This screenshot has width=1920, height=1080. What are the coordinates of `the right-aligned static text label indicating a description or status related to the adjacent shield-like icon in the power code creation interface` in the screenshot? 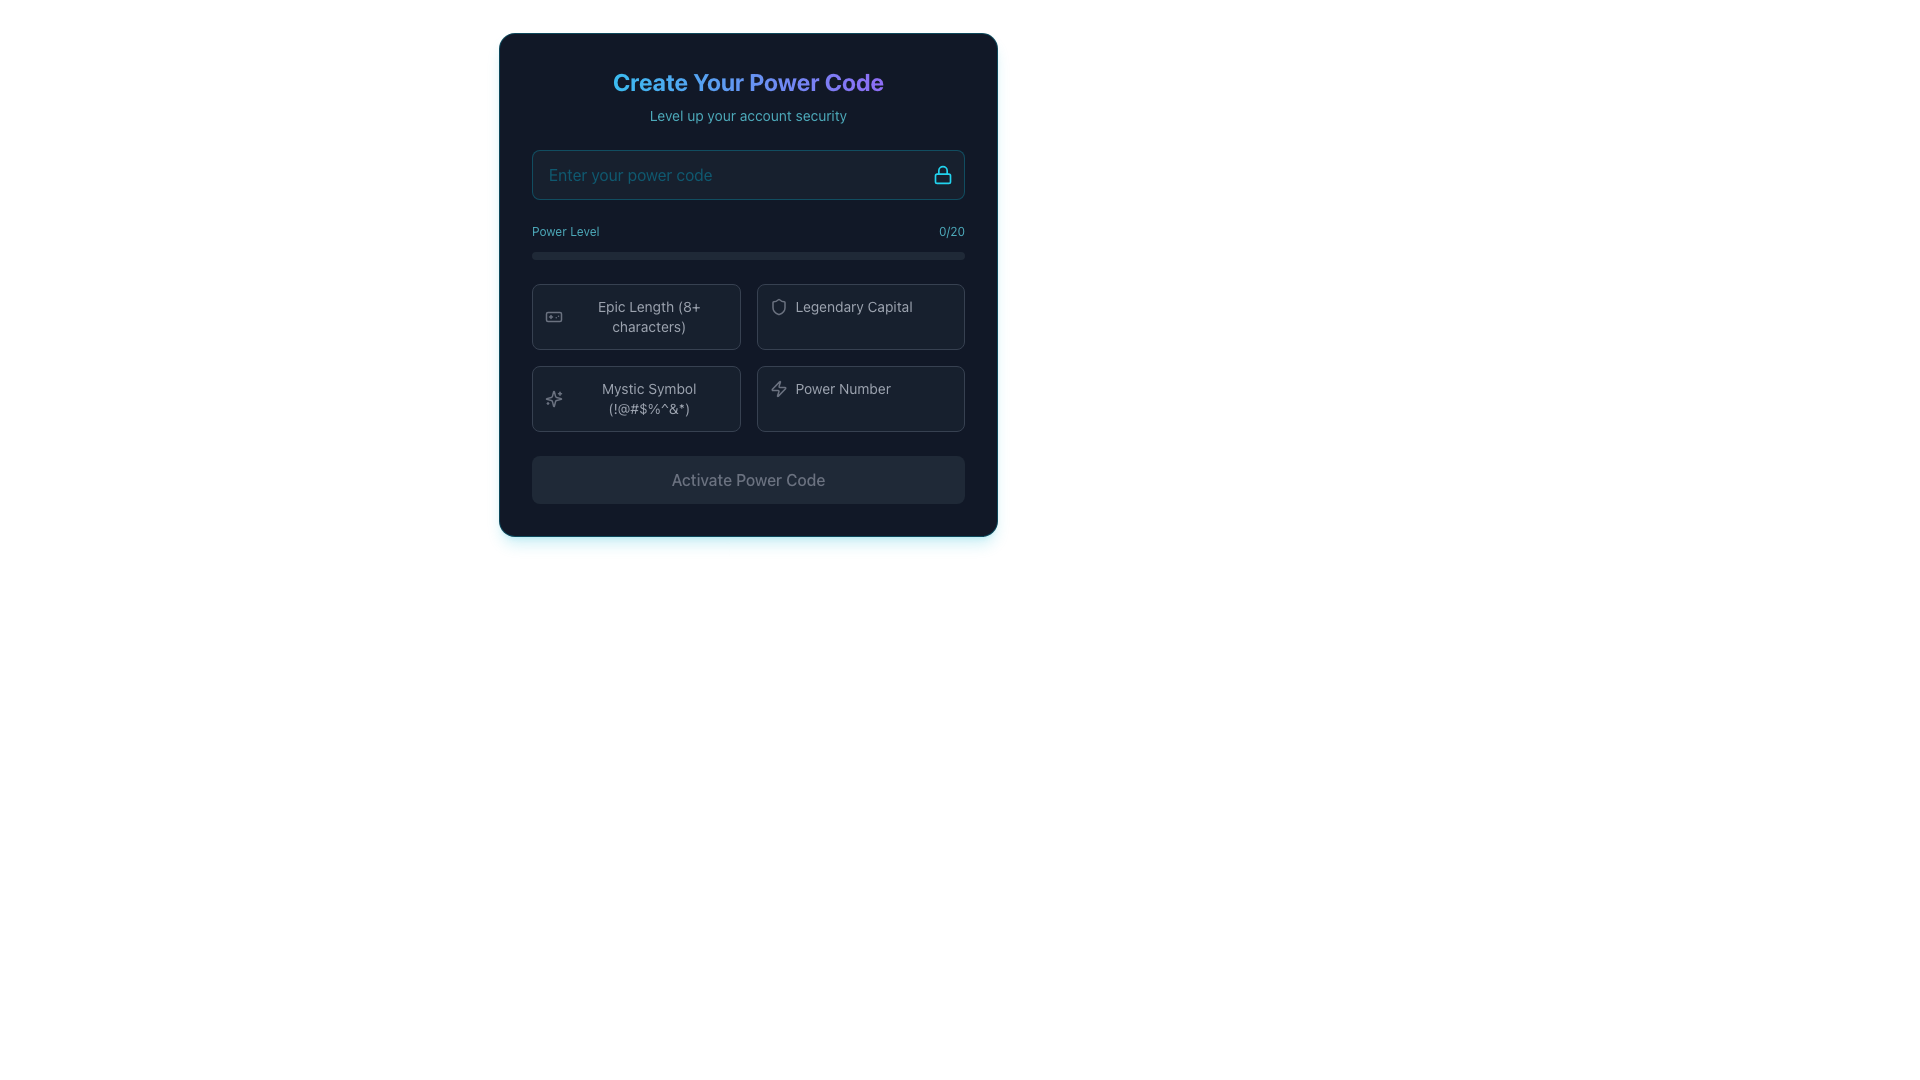 It's located at (854, 307).